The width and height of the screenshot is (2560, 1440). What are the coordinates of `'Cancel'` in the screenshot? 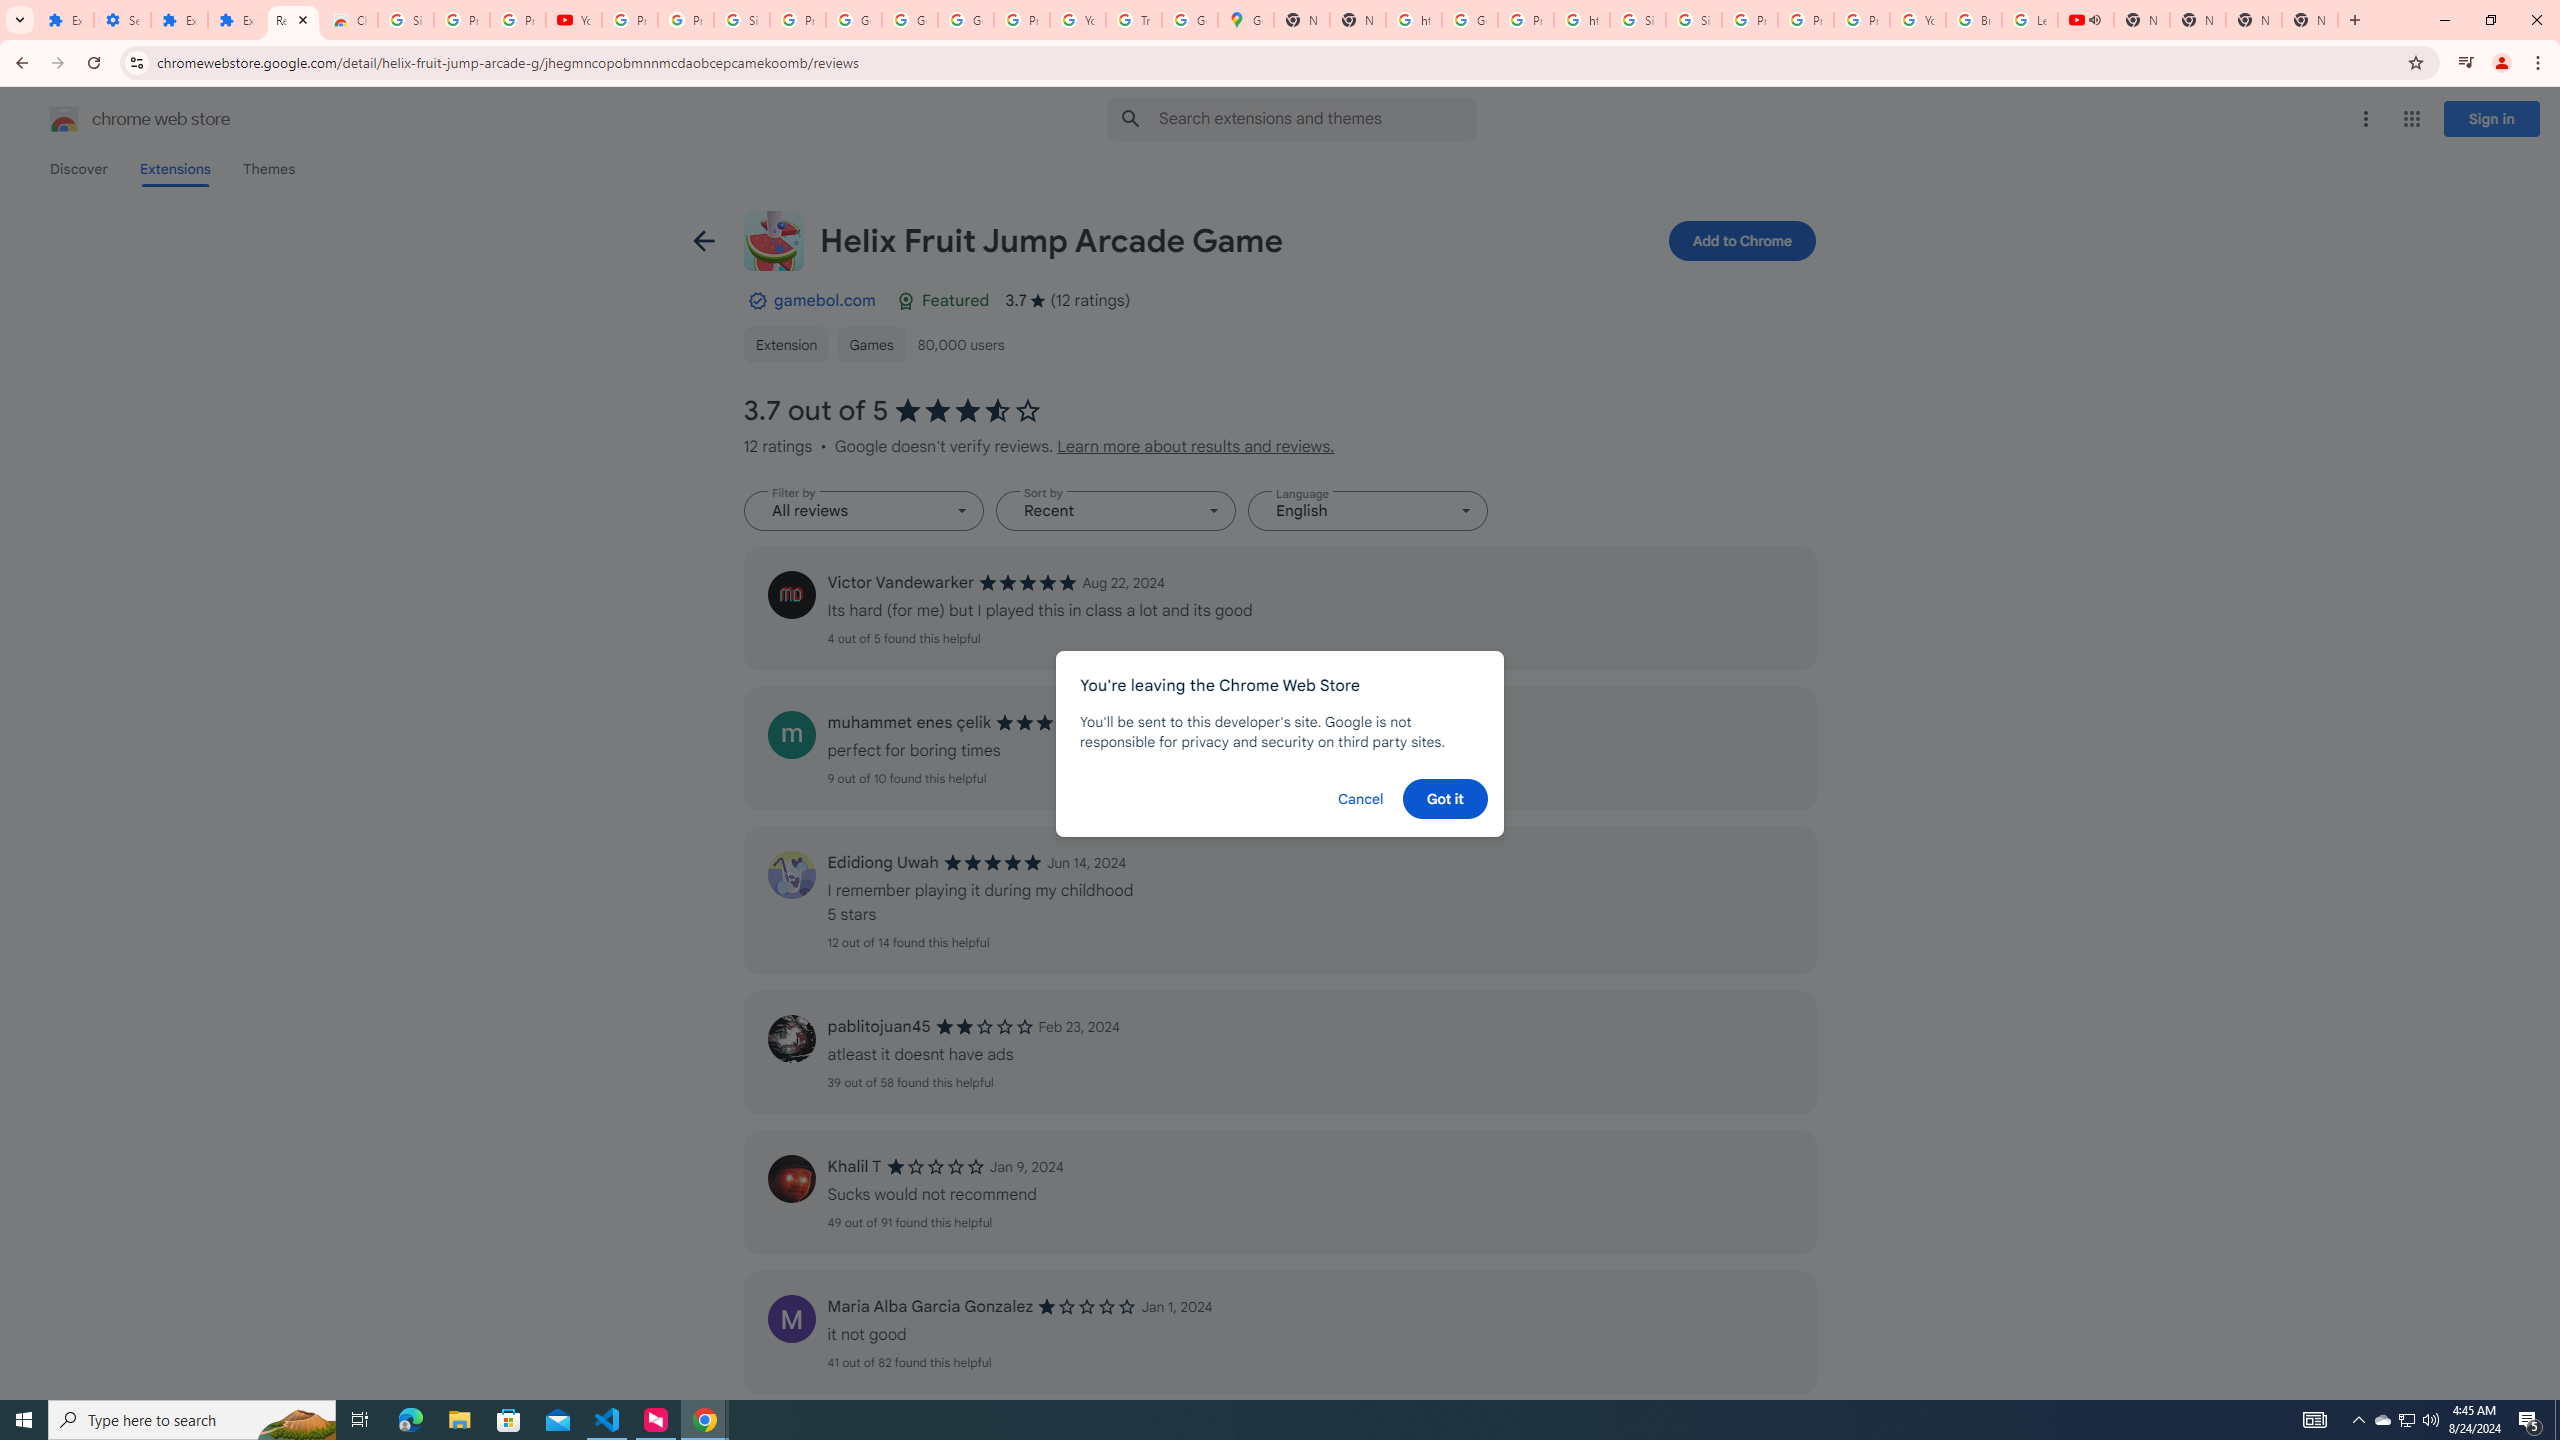 It's located at (1360, 797).